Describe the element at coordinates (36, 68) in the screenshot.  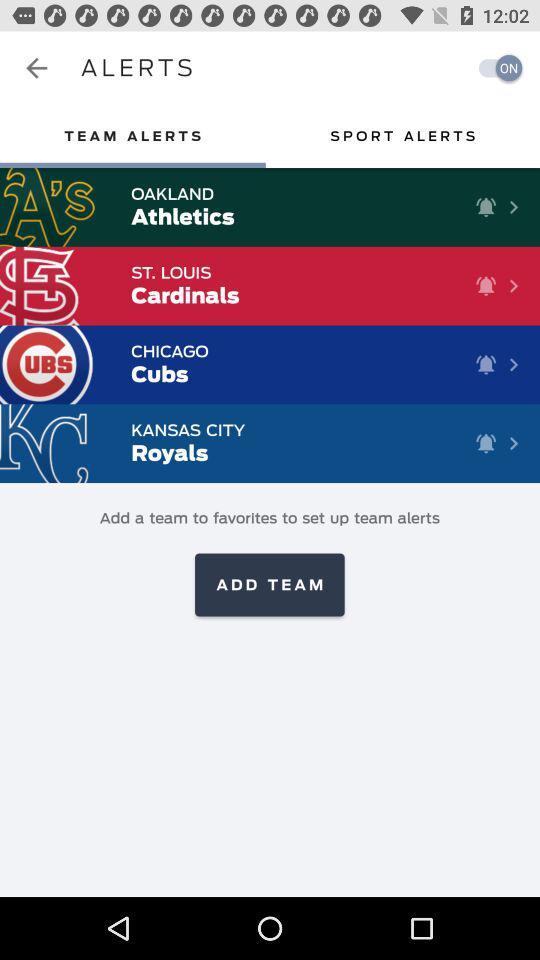
I see `app next to the alerts icon` at that location.